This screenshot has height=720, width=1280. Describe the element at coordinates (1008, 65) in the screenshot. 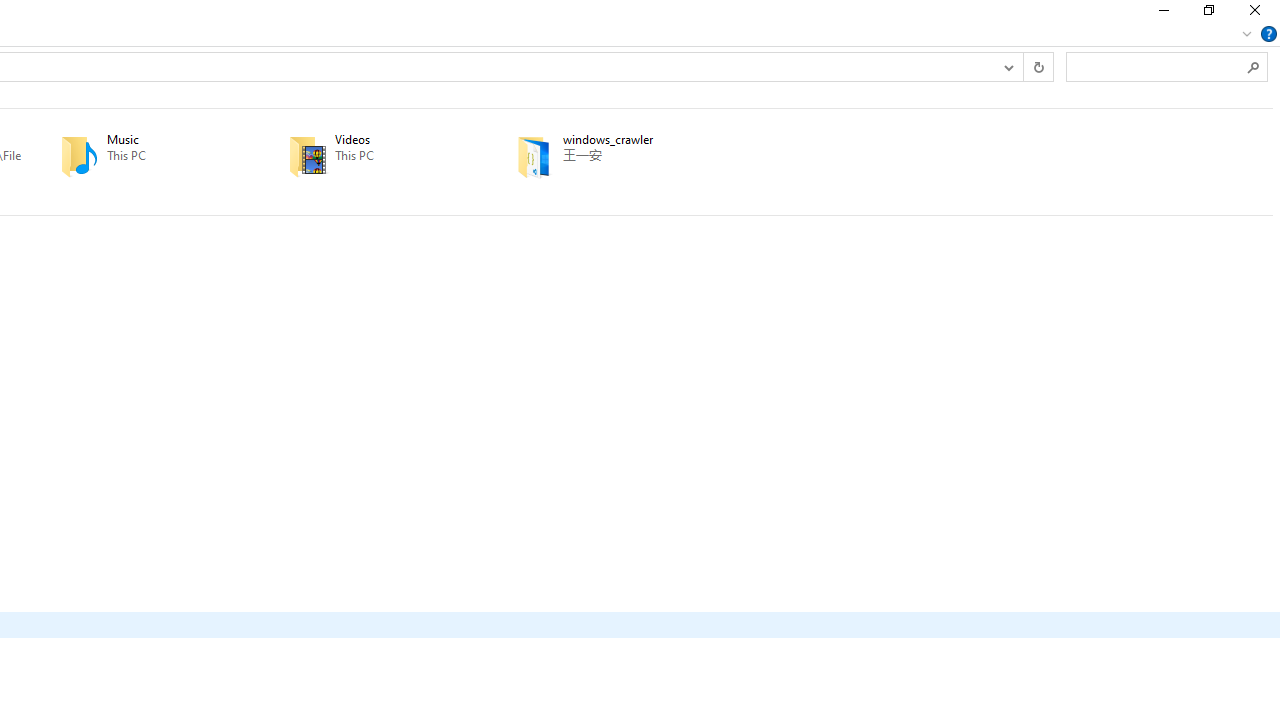

I see `'Previous Locations'` at that location.